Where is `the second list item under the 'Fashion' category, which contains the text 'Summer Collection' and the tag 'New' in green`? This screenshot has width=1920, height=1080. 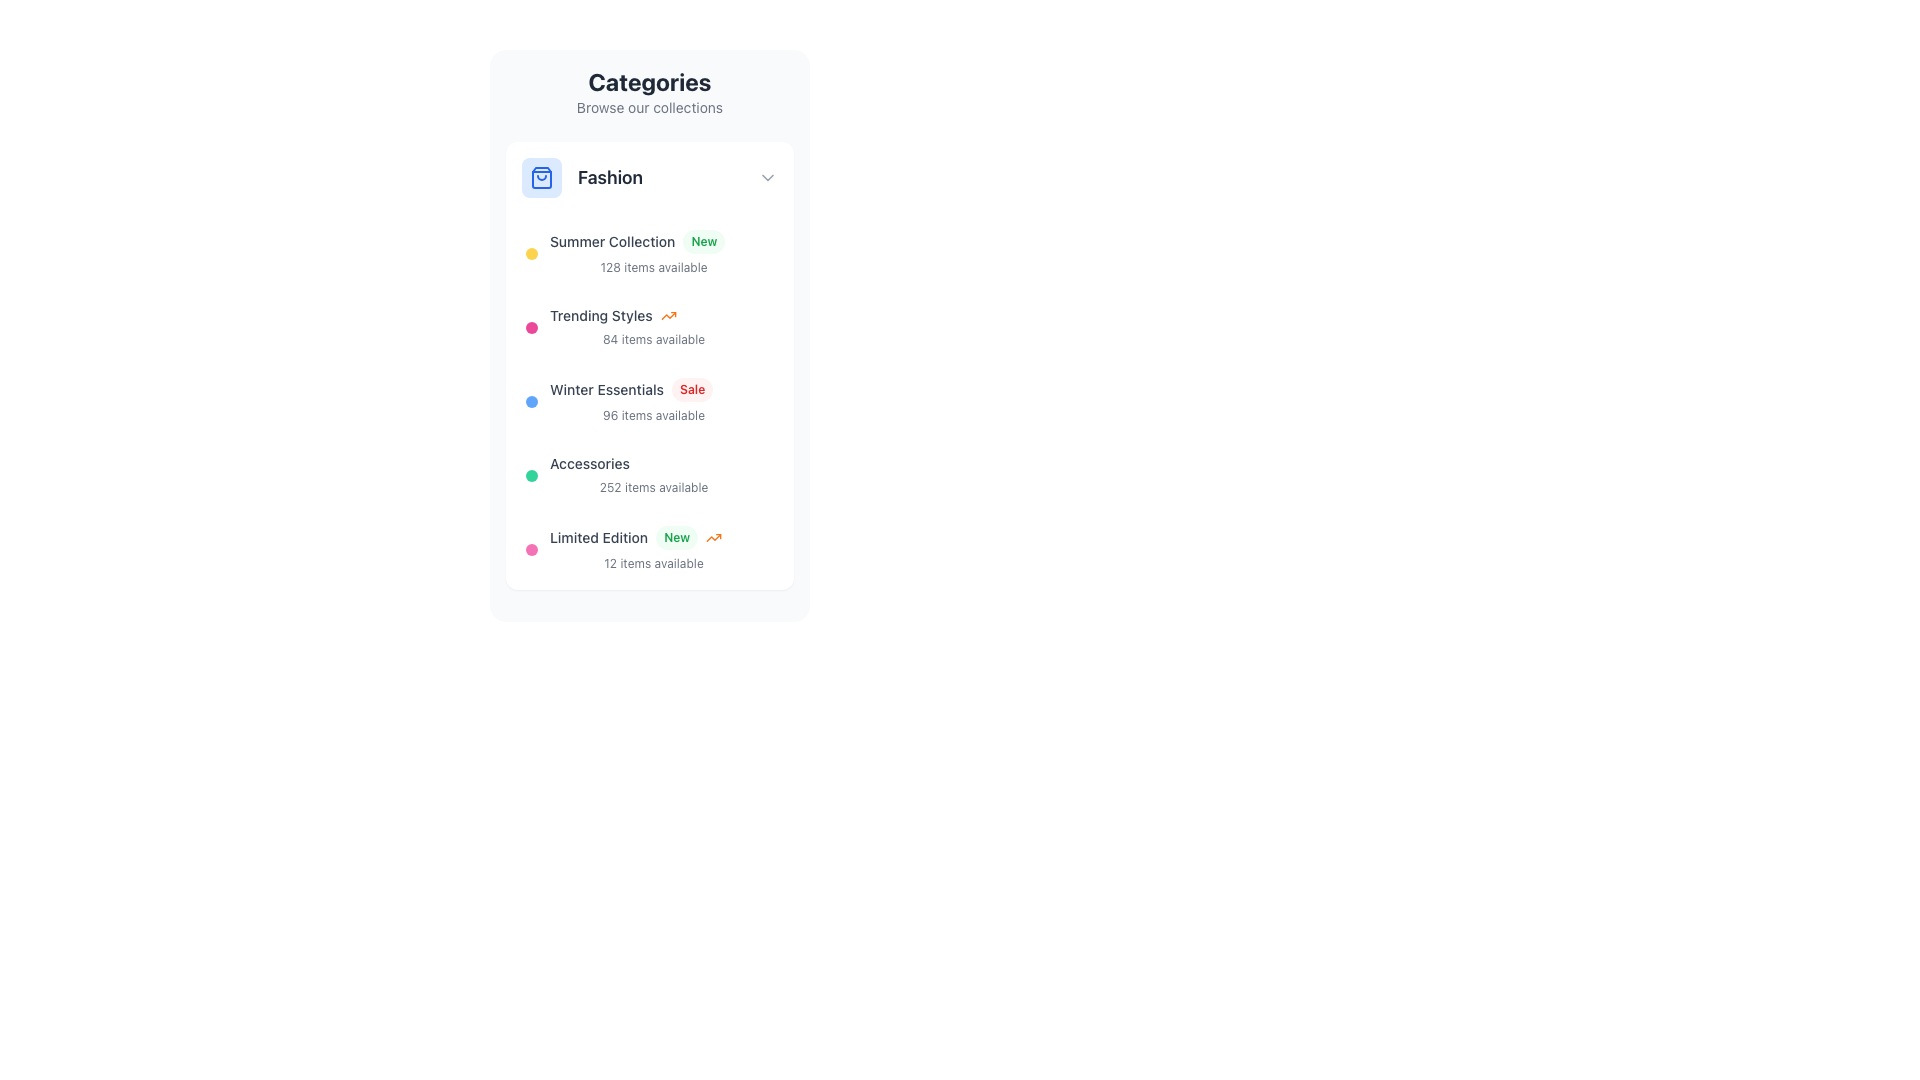 the second list item under the 'Fashion' category, which contains the text 'Summer Collection' and the tag 'New' in green is located at coordinates (649, 253).